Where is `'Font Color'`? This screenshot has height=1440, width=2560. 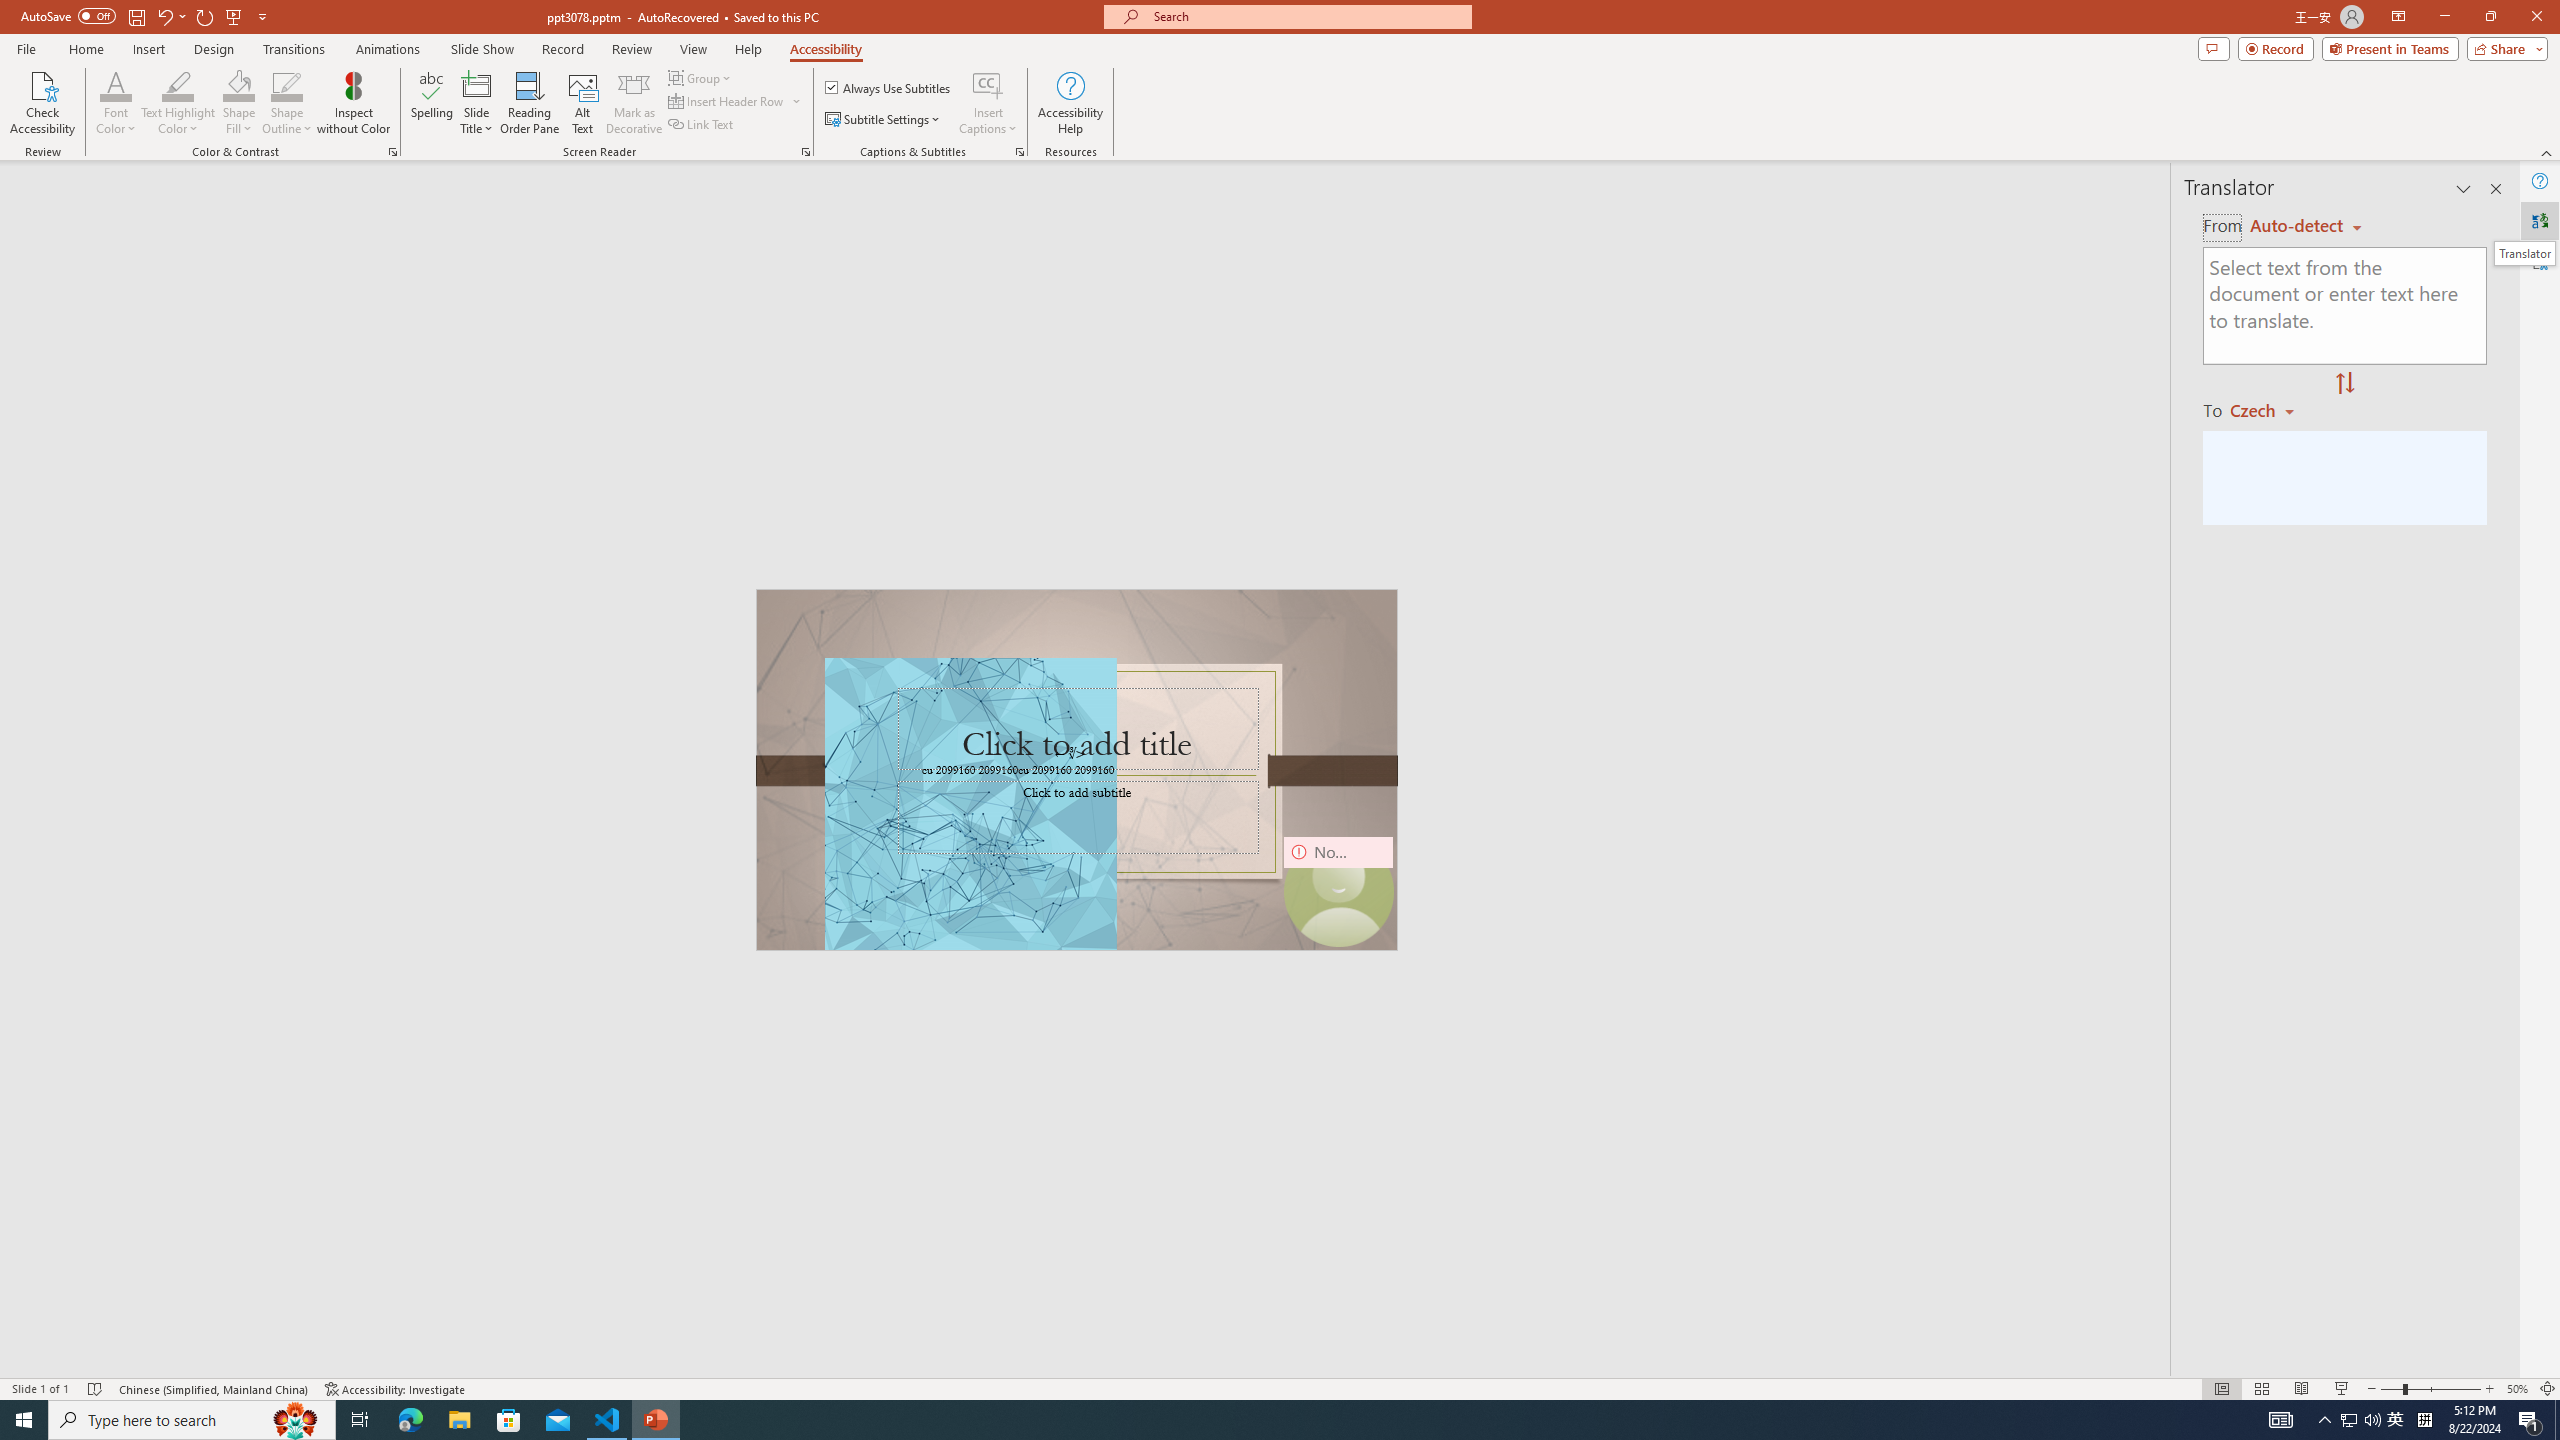 'Font Color' is located at coordinates (115, 103).